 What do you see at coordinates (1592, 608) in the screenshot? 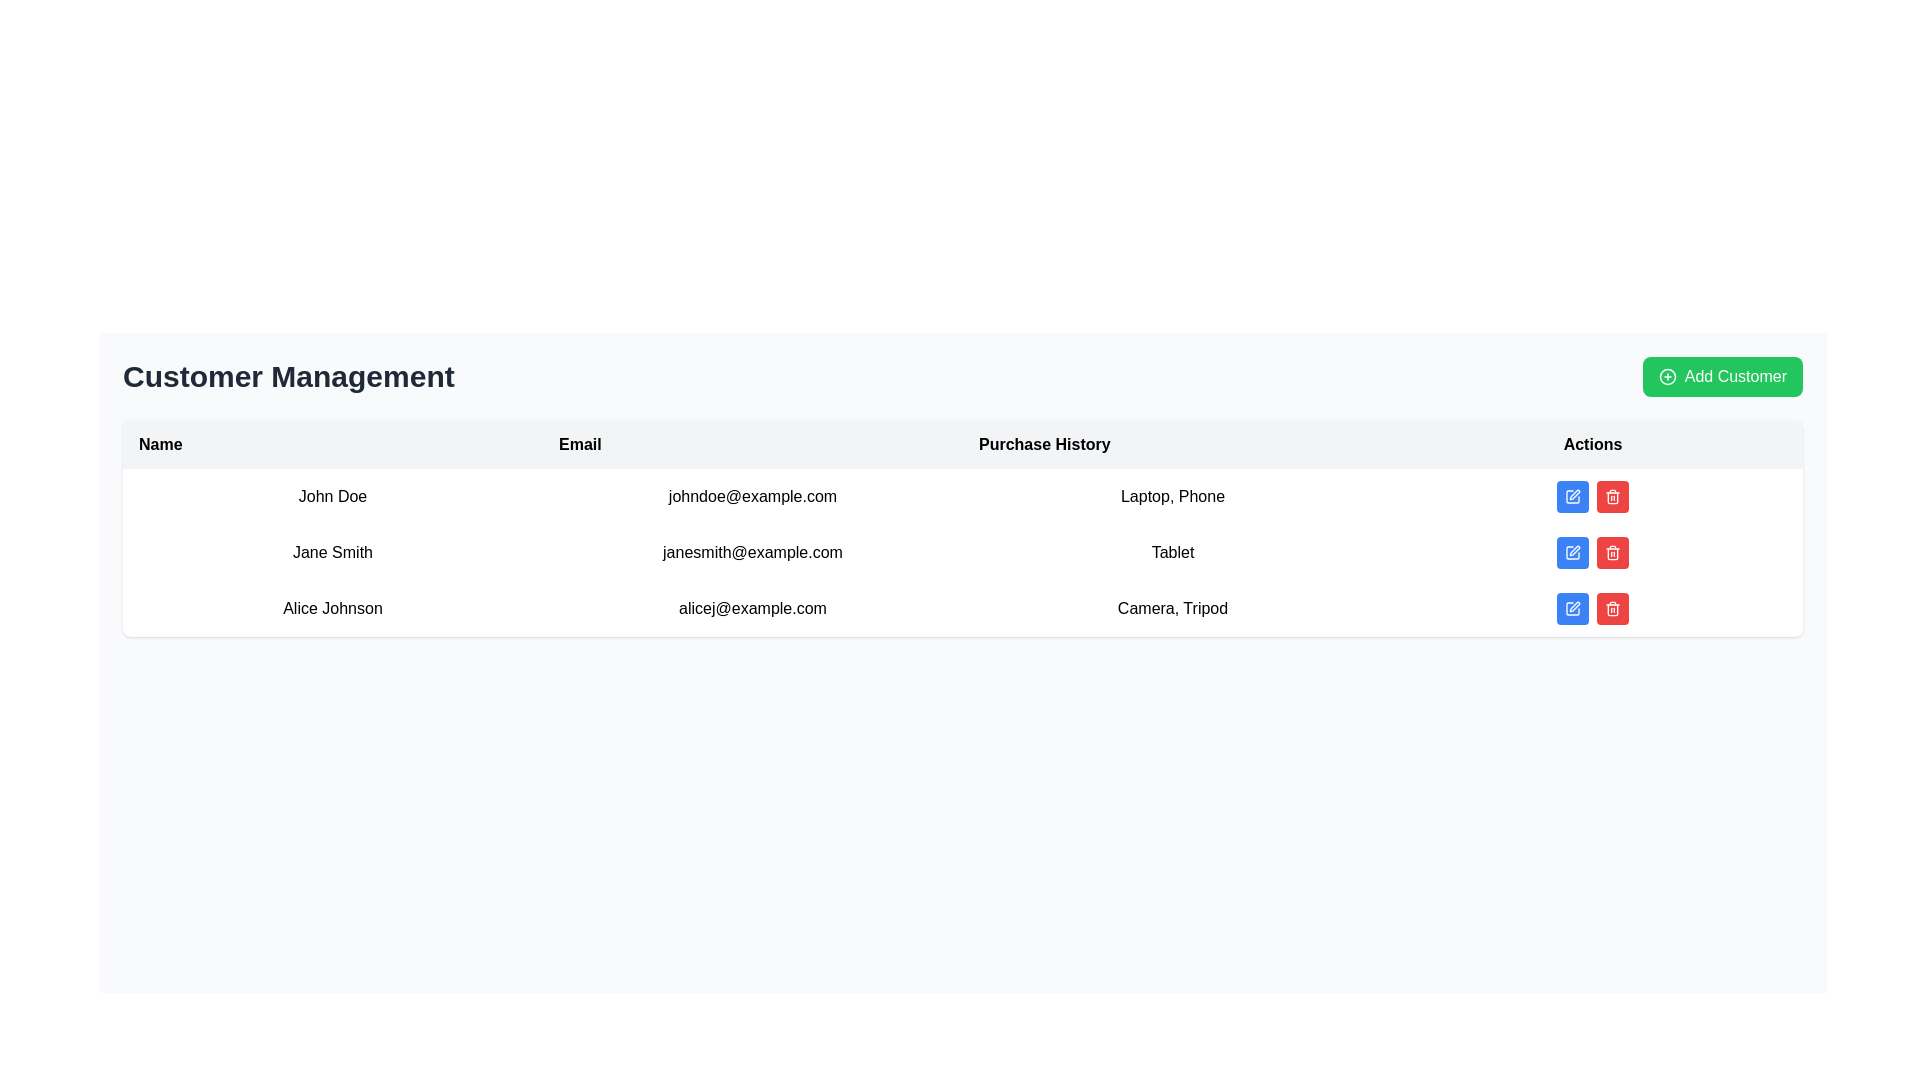
I see `the red delete button in the interactive button group located in the 'Actions' column of the last row for user 'Alice Johnson'` at bounding box center [1592, 608].